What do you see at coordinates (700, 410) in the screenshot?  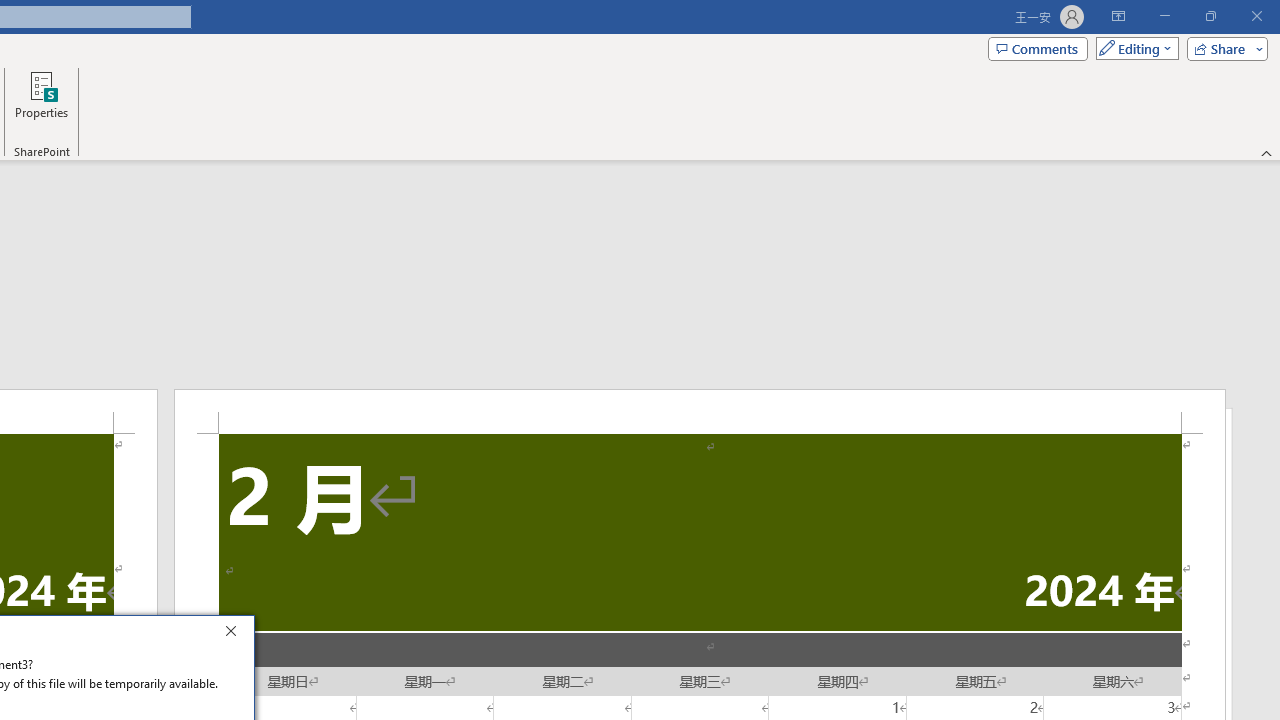 I see `'Header -Section 2-'` at bounding box center [700, 410].